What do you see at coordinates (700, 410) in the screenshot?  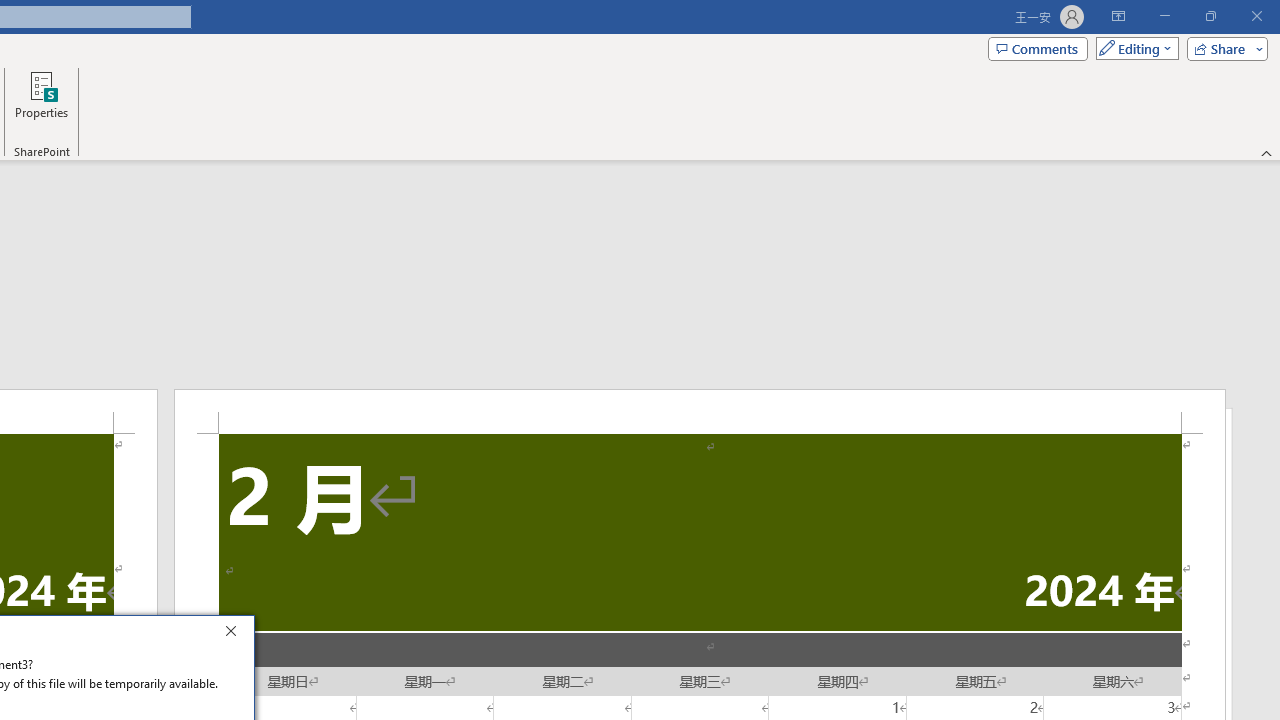 I see `'Header -Section 2-'` at bounding box center [700, 410].